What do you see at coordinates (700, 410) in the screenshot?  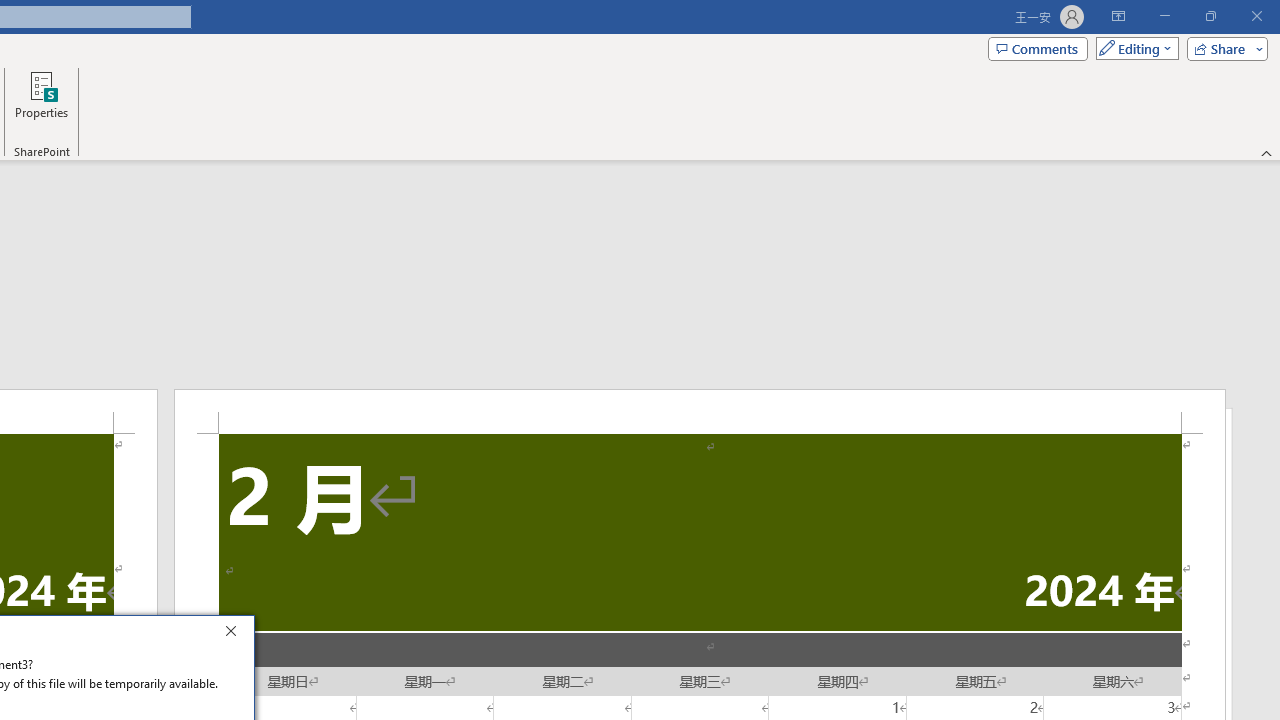 I see `'Header -Section 2-'` at bounding box center [700, 410].